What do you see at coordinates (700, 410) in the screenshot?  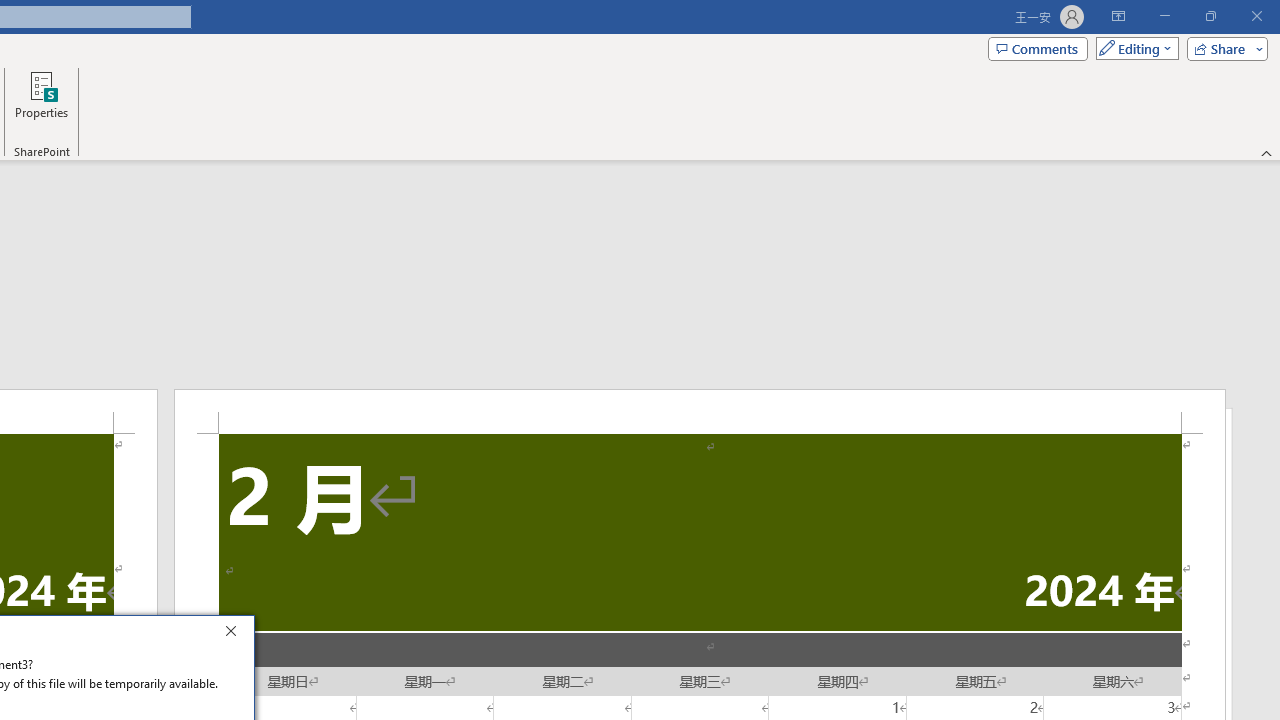 I see `'Header -Section 2-'` at bounding box center [700, 410].